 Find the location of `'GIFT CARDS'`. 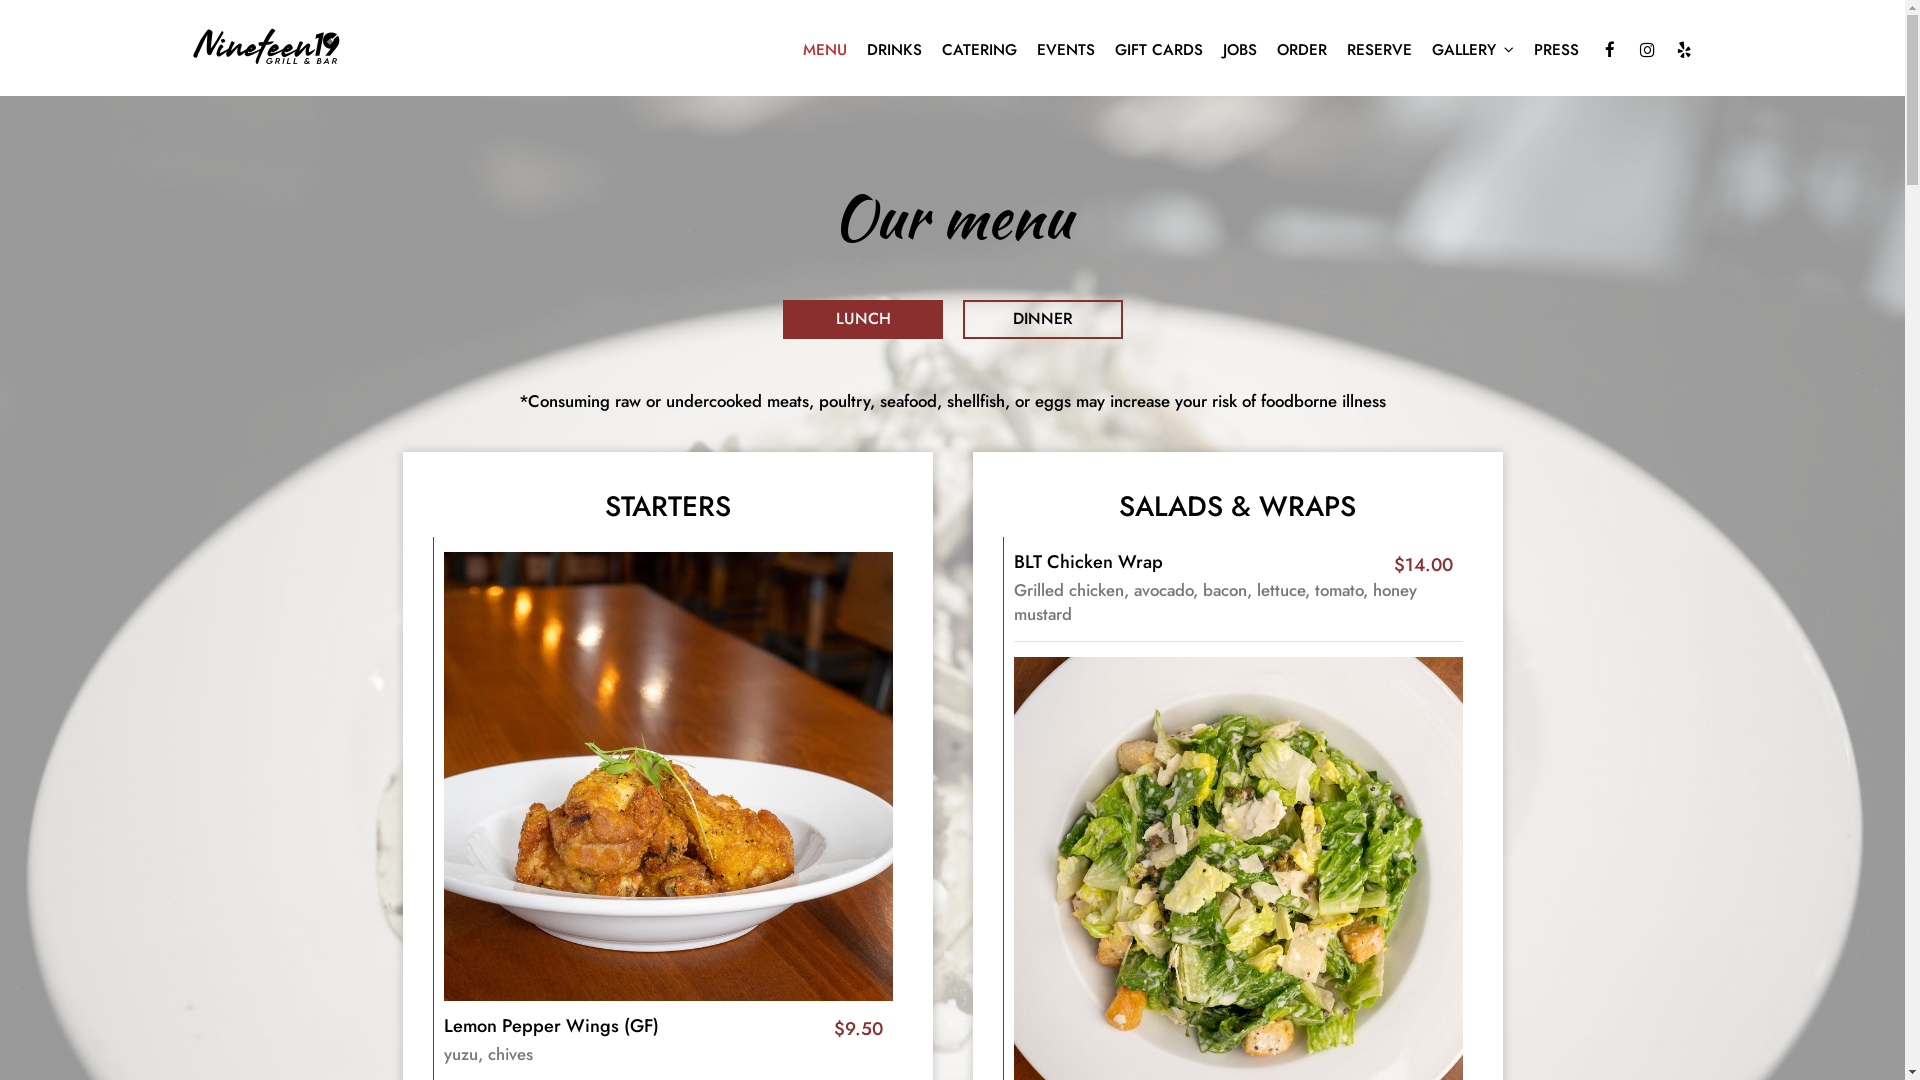

'GIFT CARDS' is located at coordinates (1157, 49).